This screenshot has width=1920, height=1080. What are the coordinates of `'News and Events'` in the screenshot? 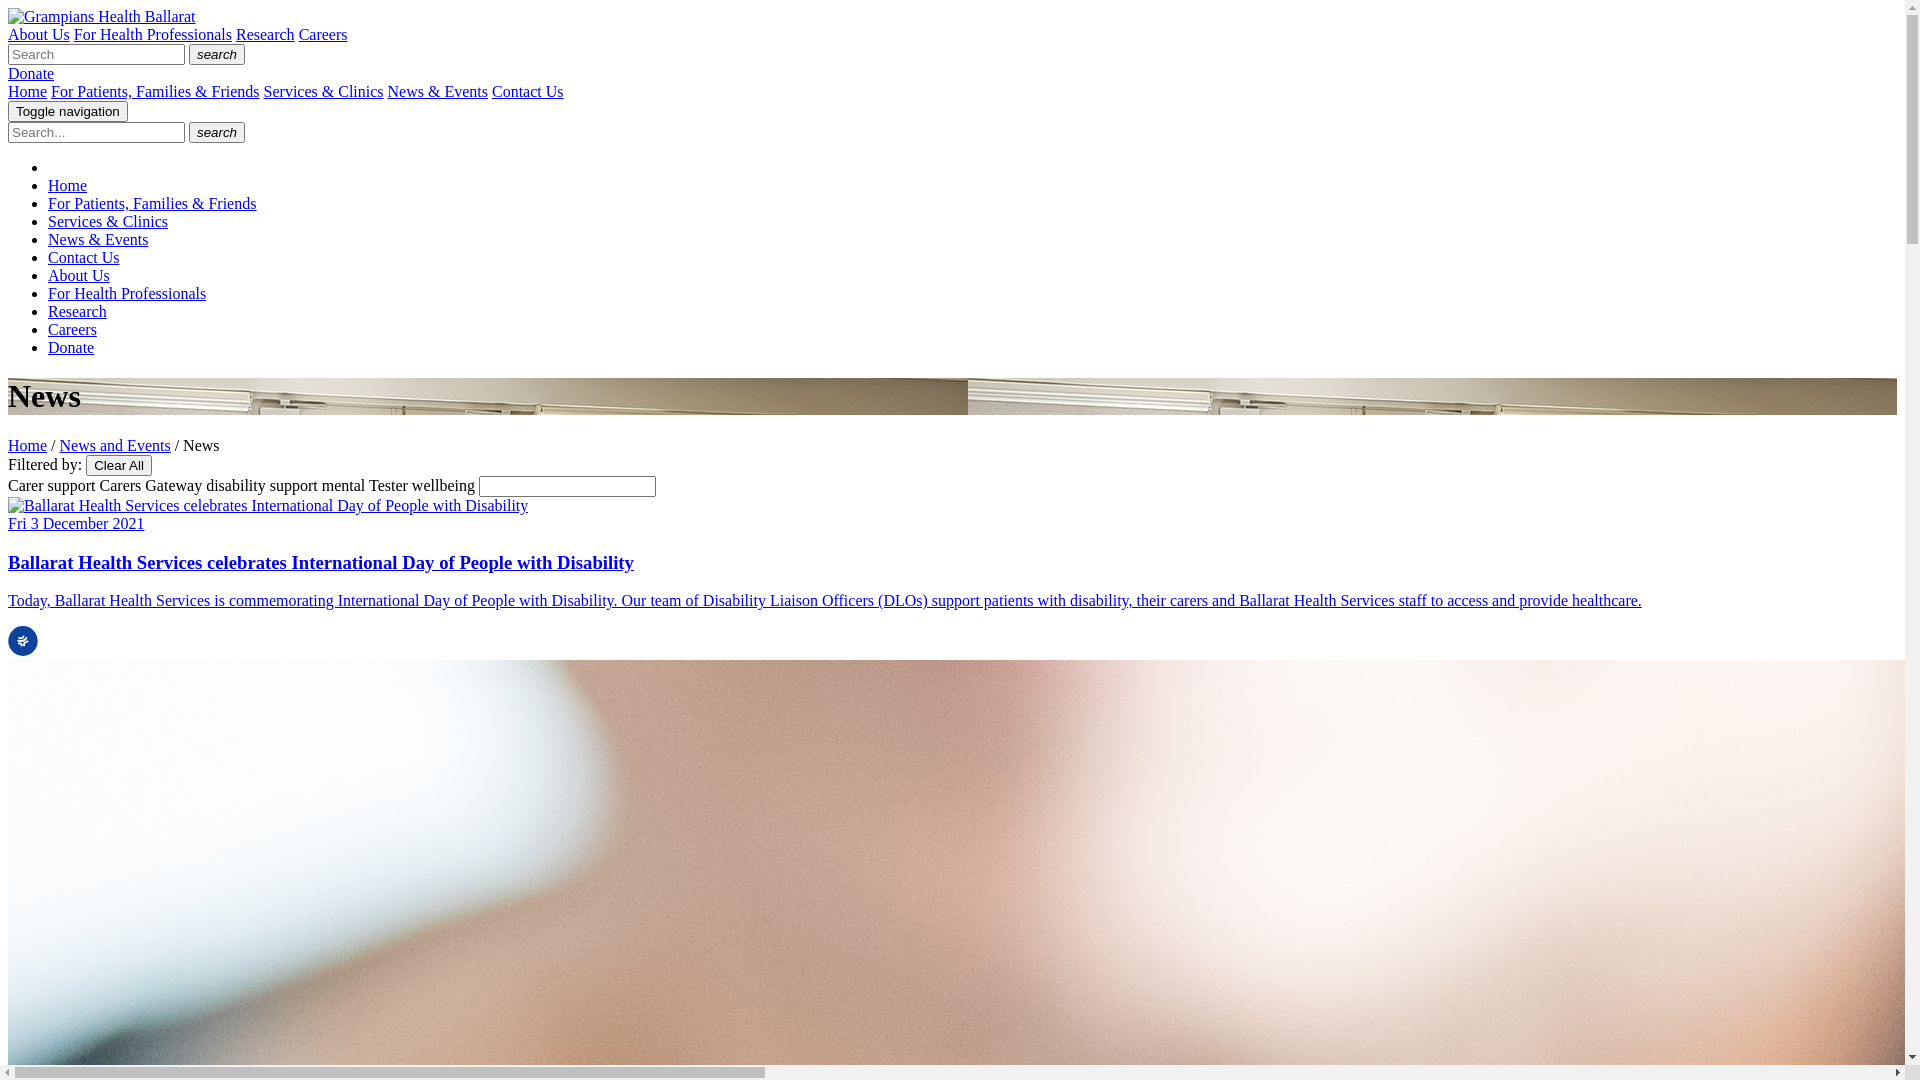 It's located at (114, 444).